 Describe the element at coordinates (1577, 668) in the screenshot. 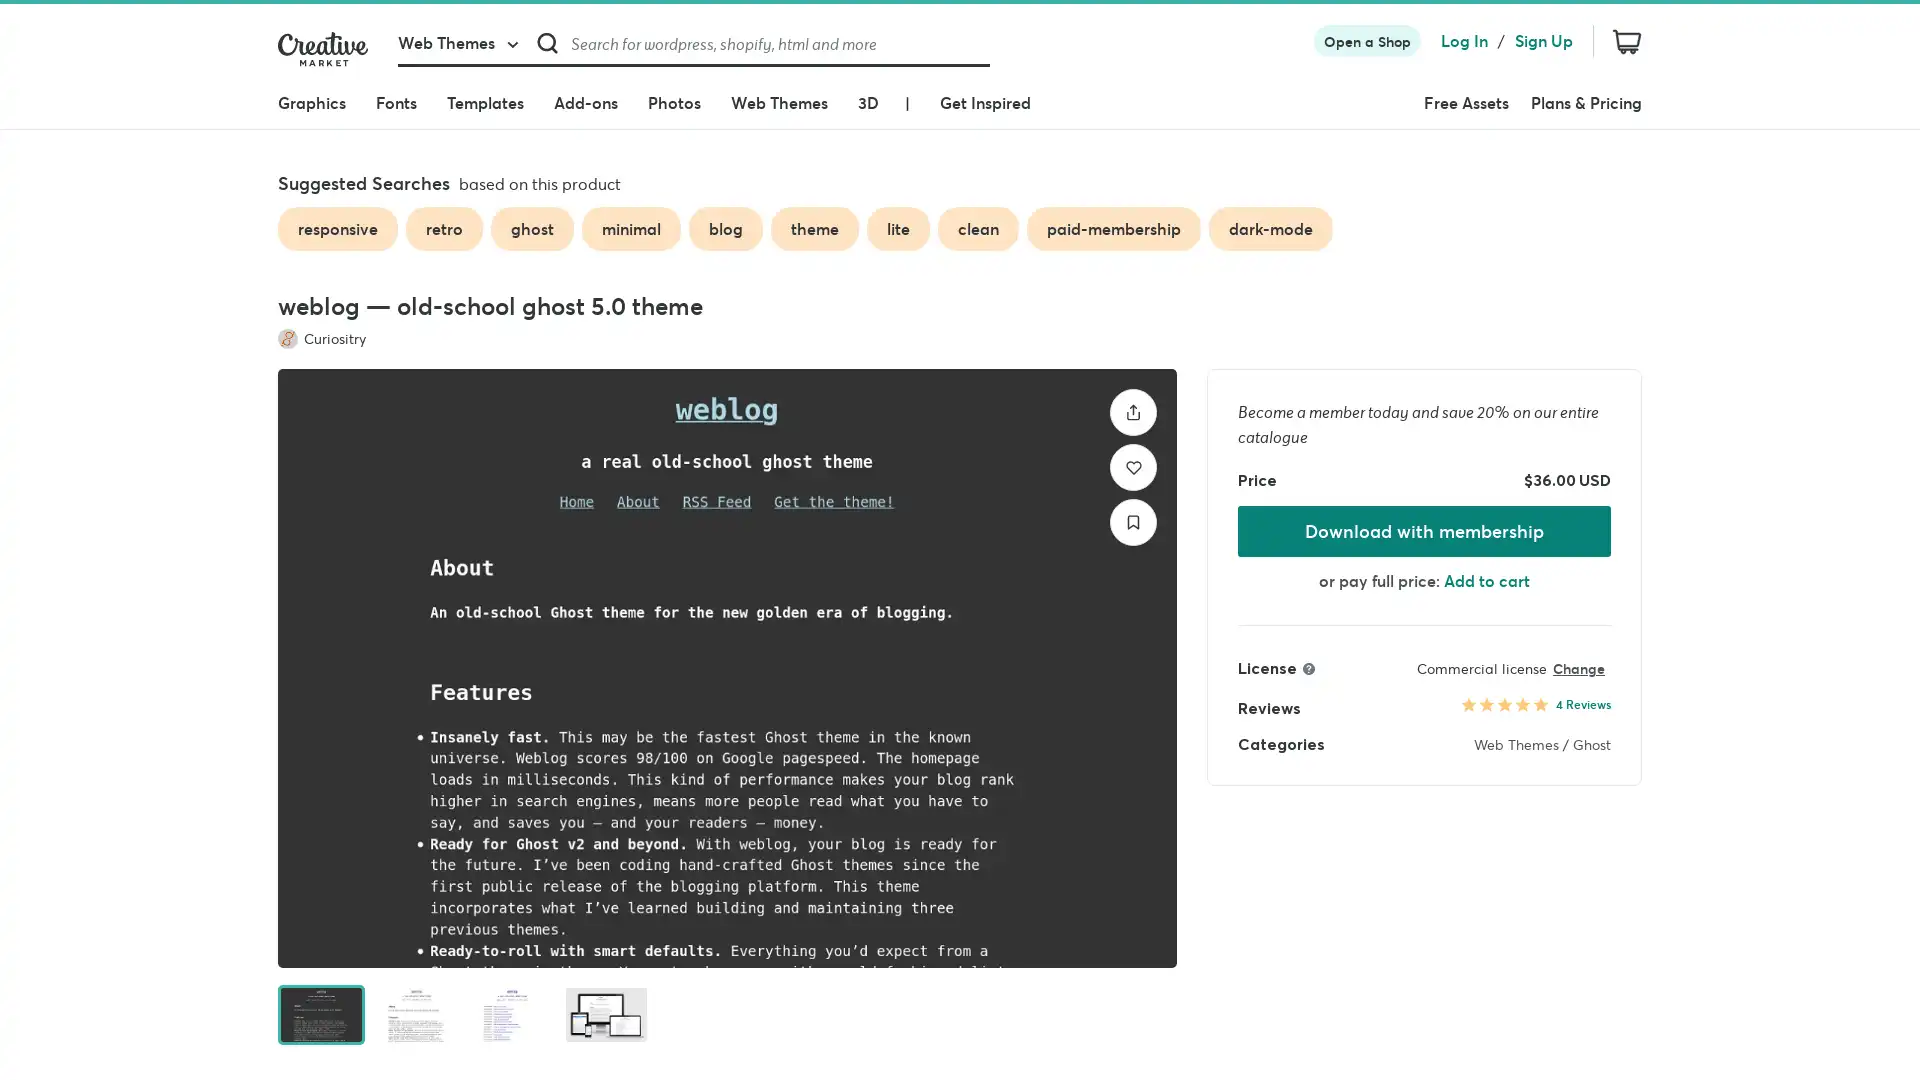

I see `Change license` at that location.